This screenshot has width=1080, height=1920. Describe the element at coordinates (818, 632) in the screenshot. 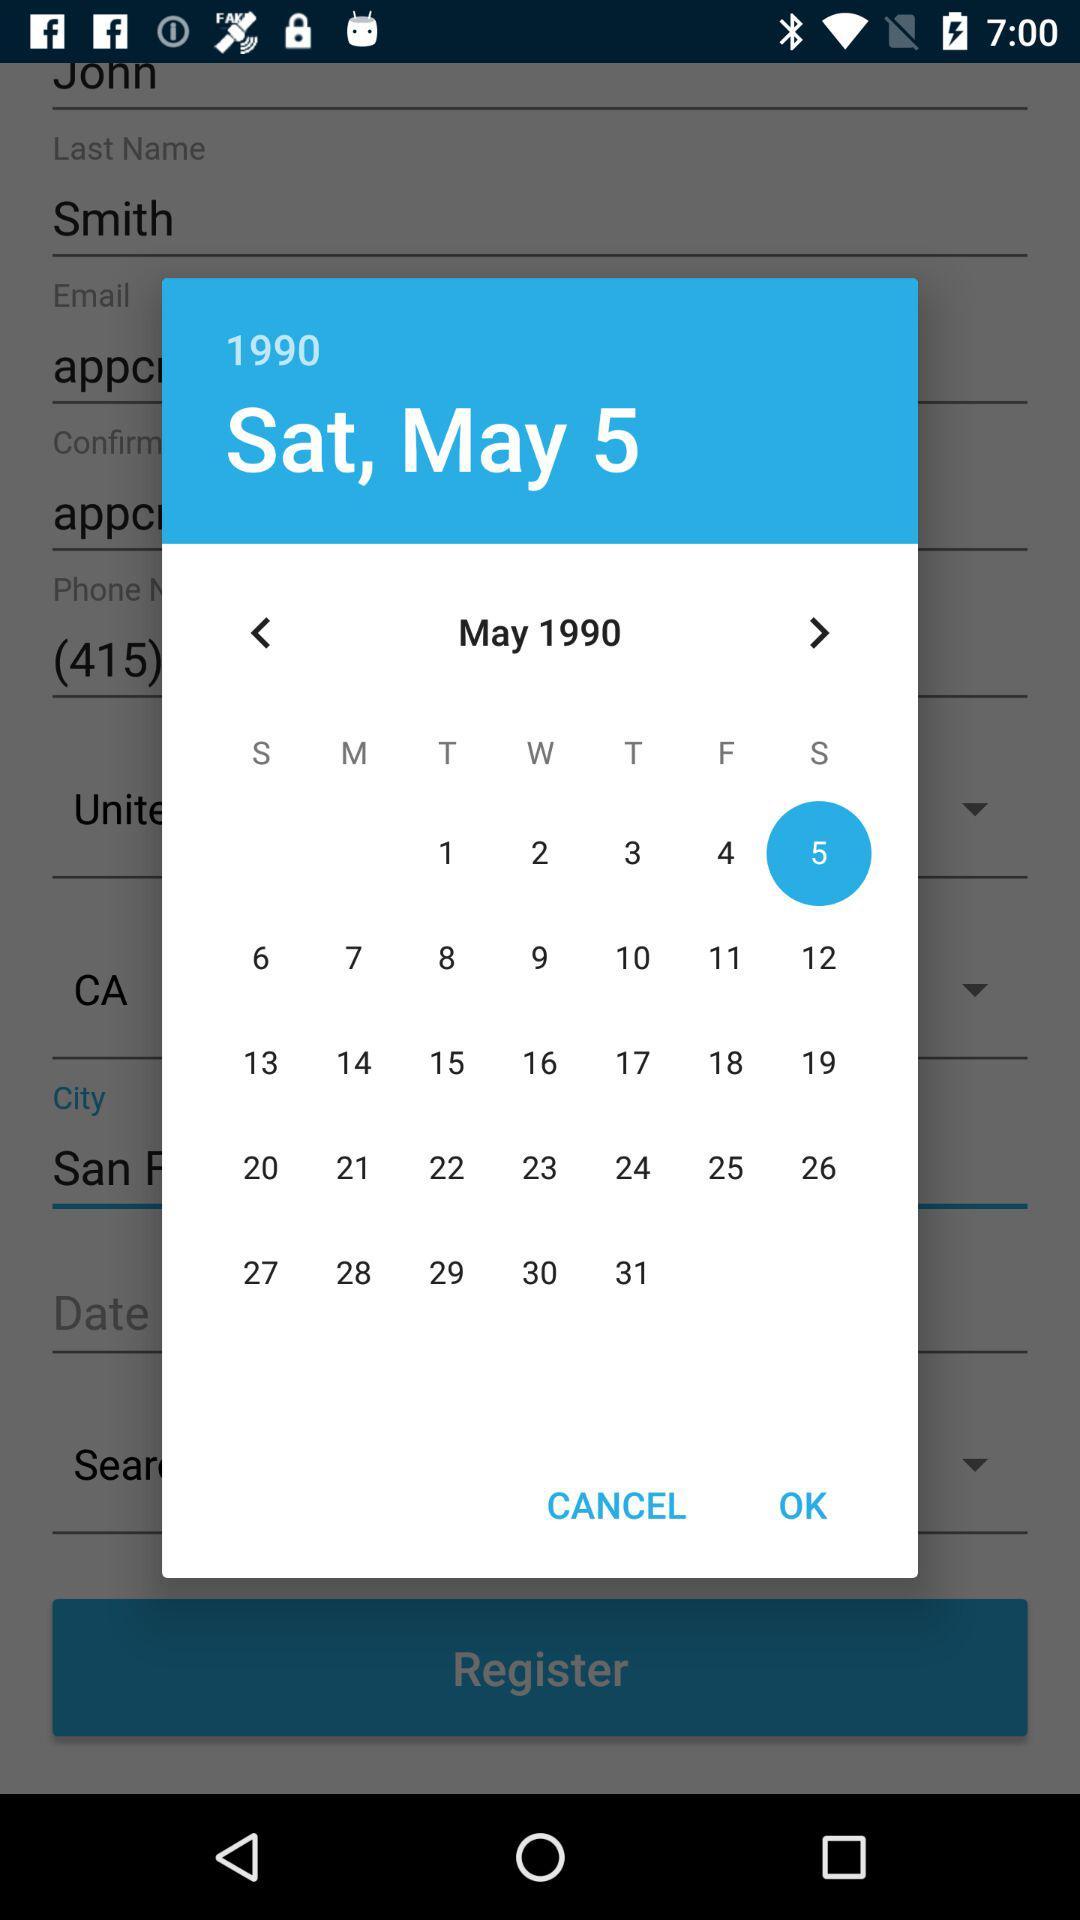

I see `the icon above ok` at that location.